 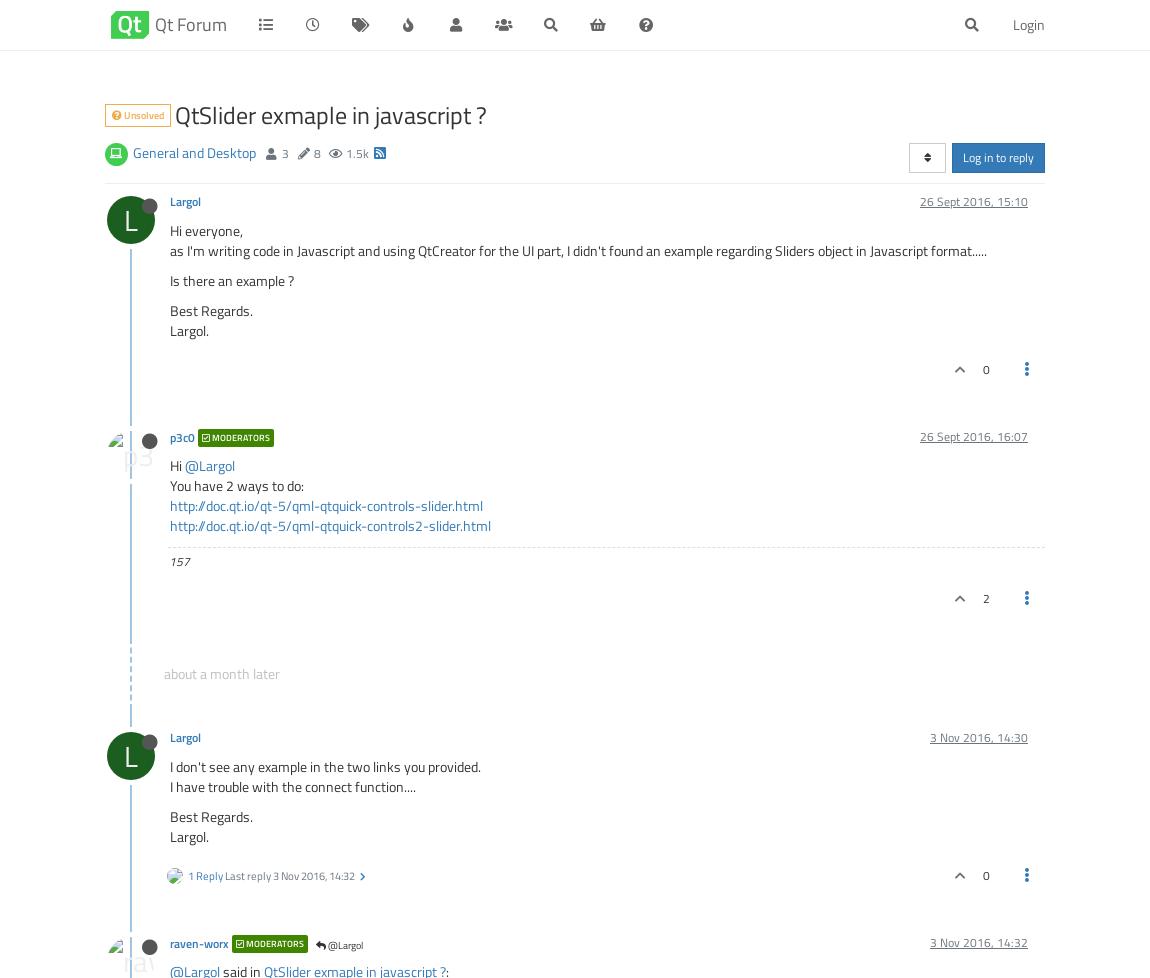 I want to click on 'p3c0', so click(x=181, y=435).